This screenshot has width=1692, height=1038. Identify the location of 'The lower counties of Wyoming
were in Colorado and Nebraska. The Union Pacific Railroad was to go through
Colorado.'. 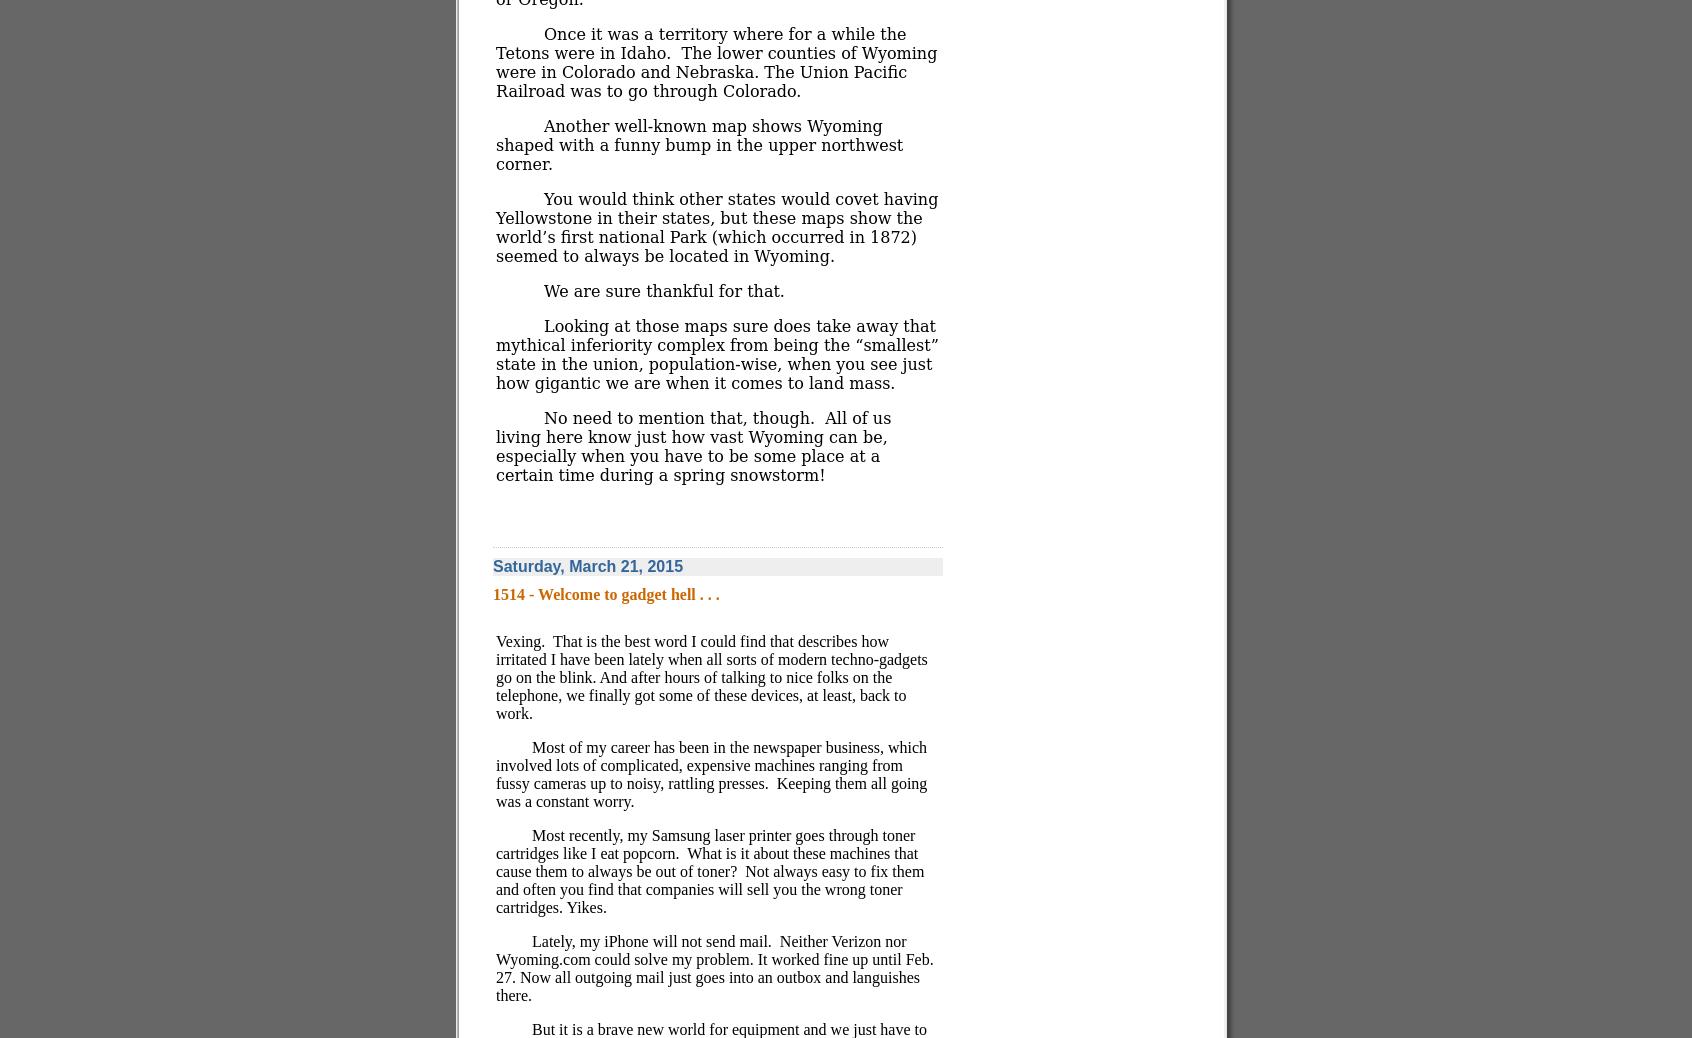
(715, 71).